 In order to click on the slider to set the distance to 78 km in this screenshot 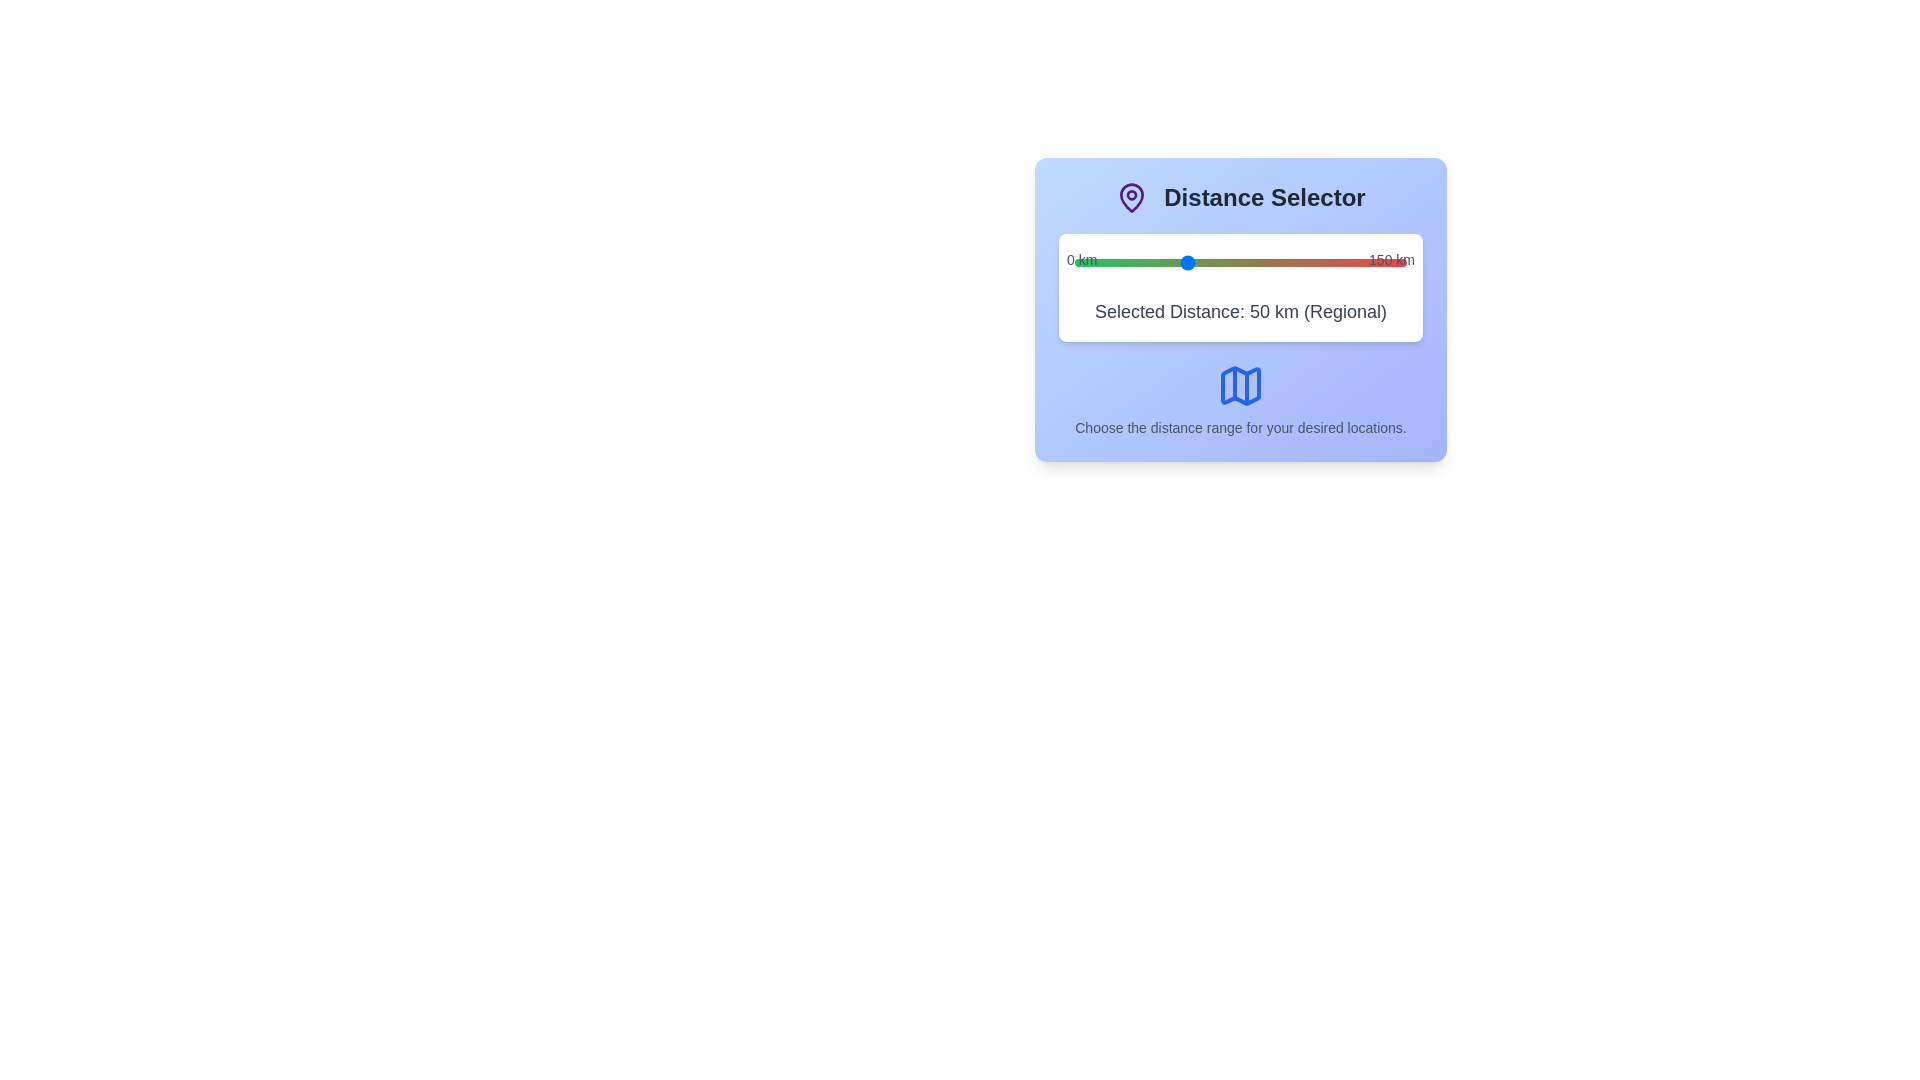, I will do `click(1246, 261)`.